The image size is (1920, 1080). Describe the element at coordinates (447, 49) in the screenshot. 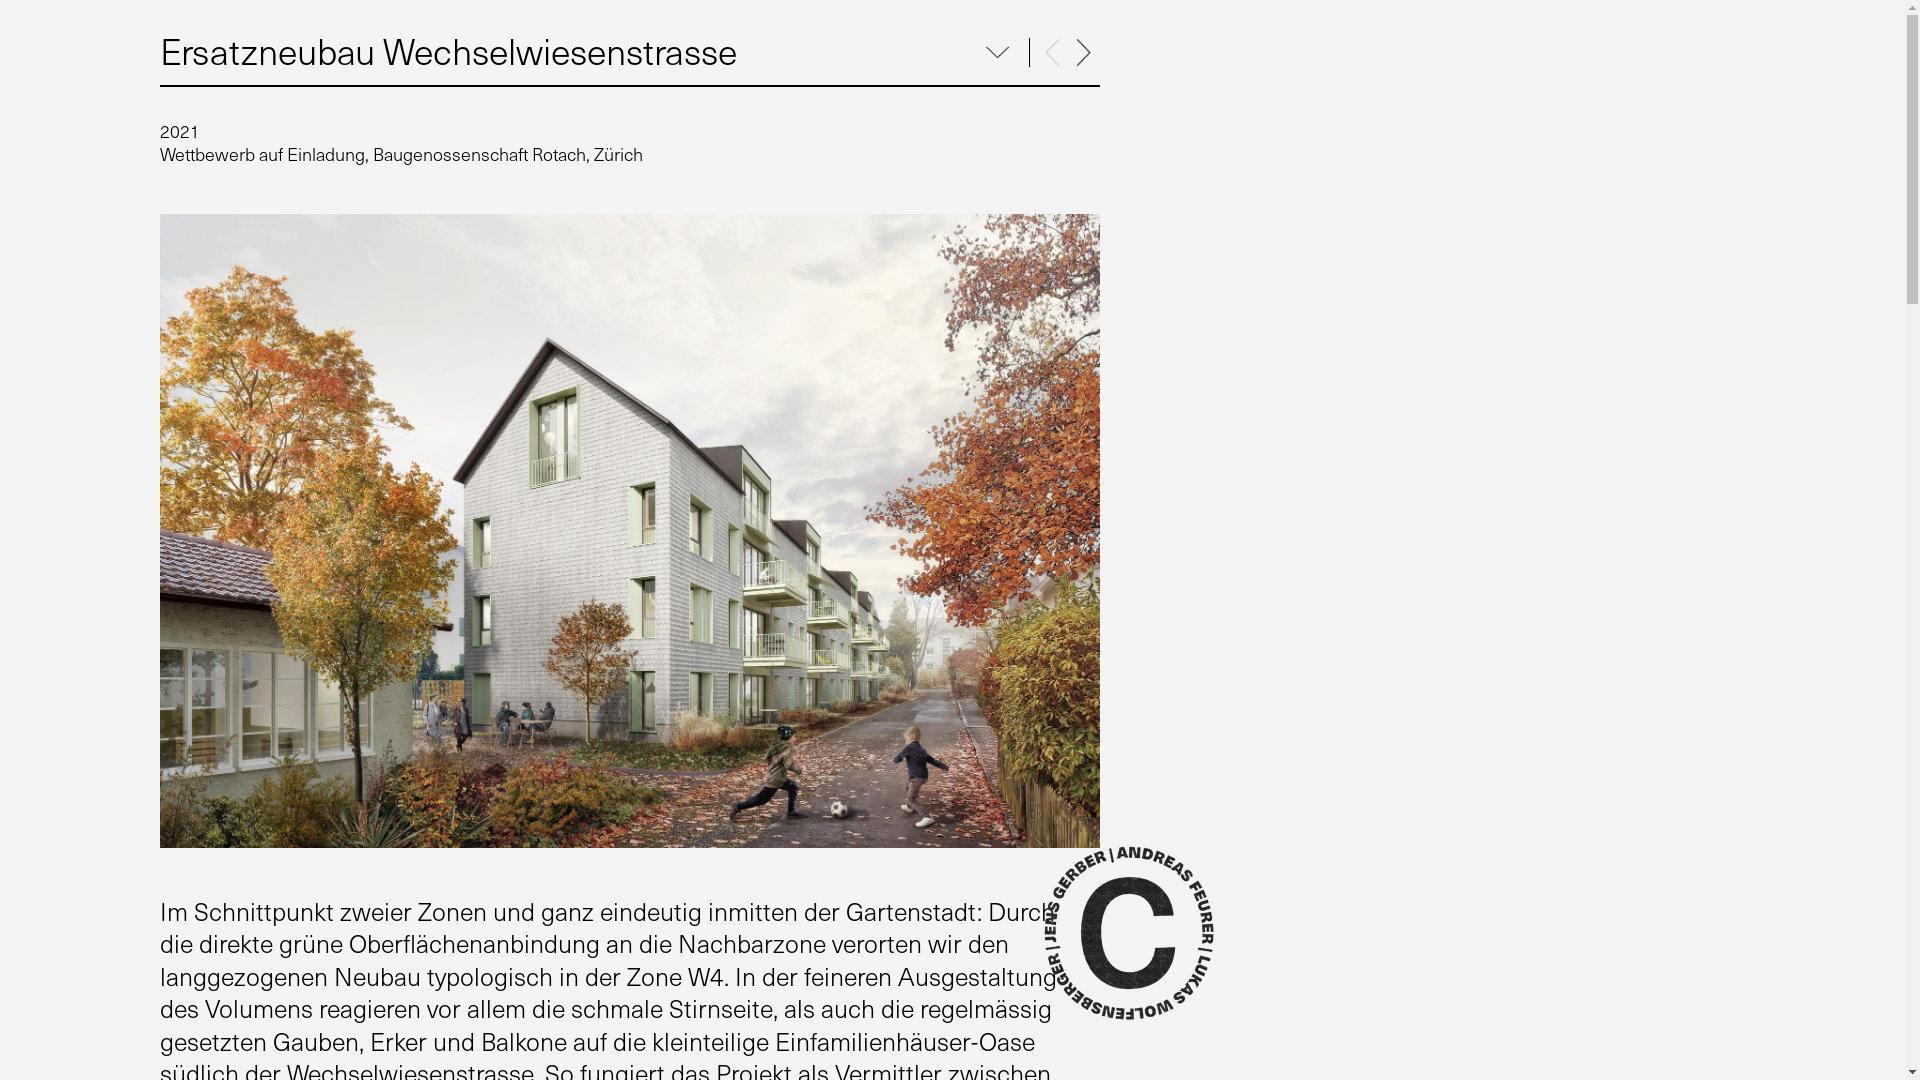

I see `'Ersatzneubau Wechselwiesenstrasse'` at that location.